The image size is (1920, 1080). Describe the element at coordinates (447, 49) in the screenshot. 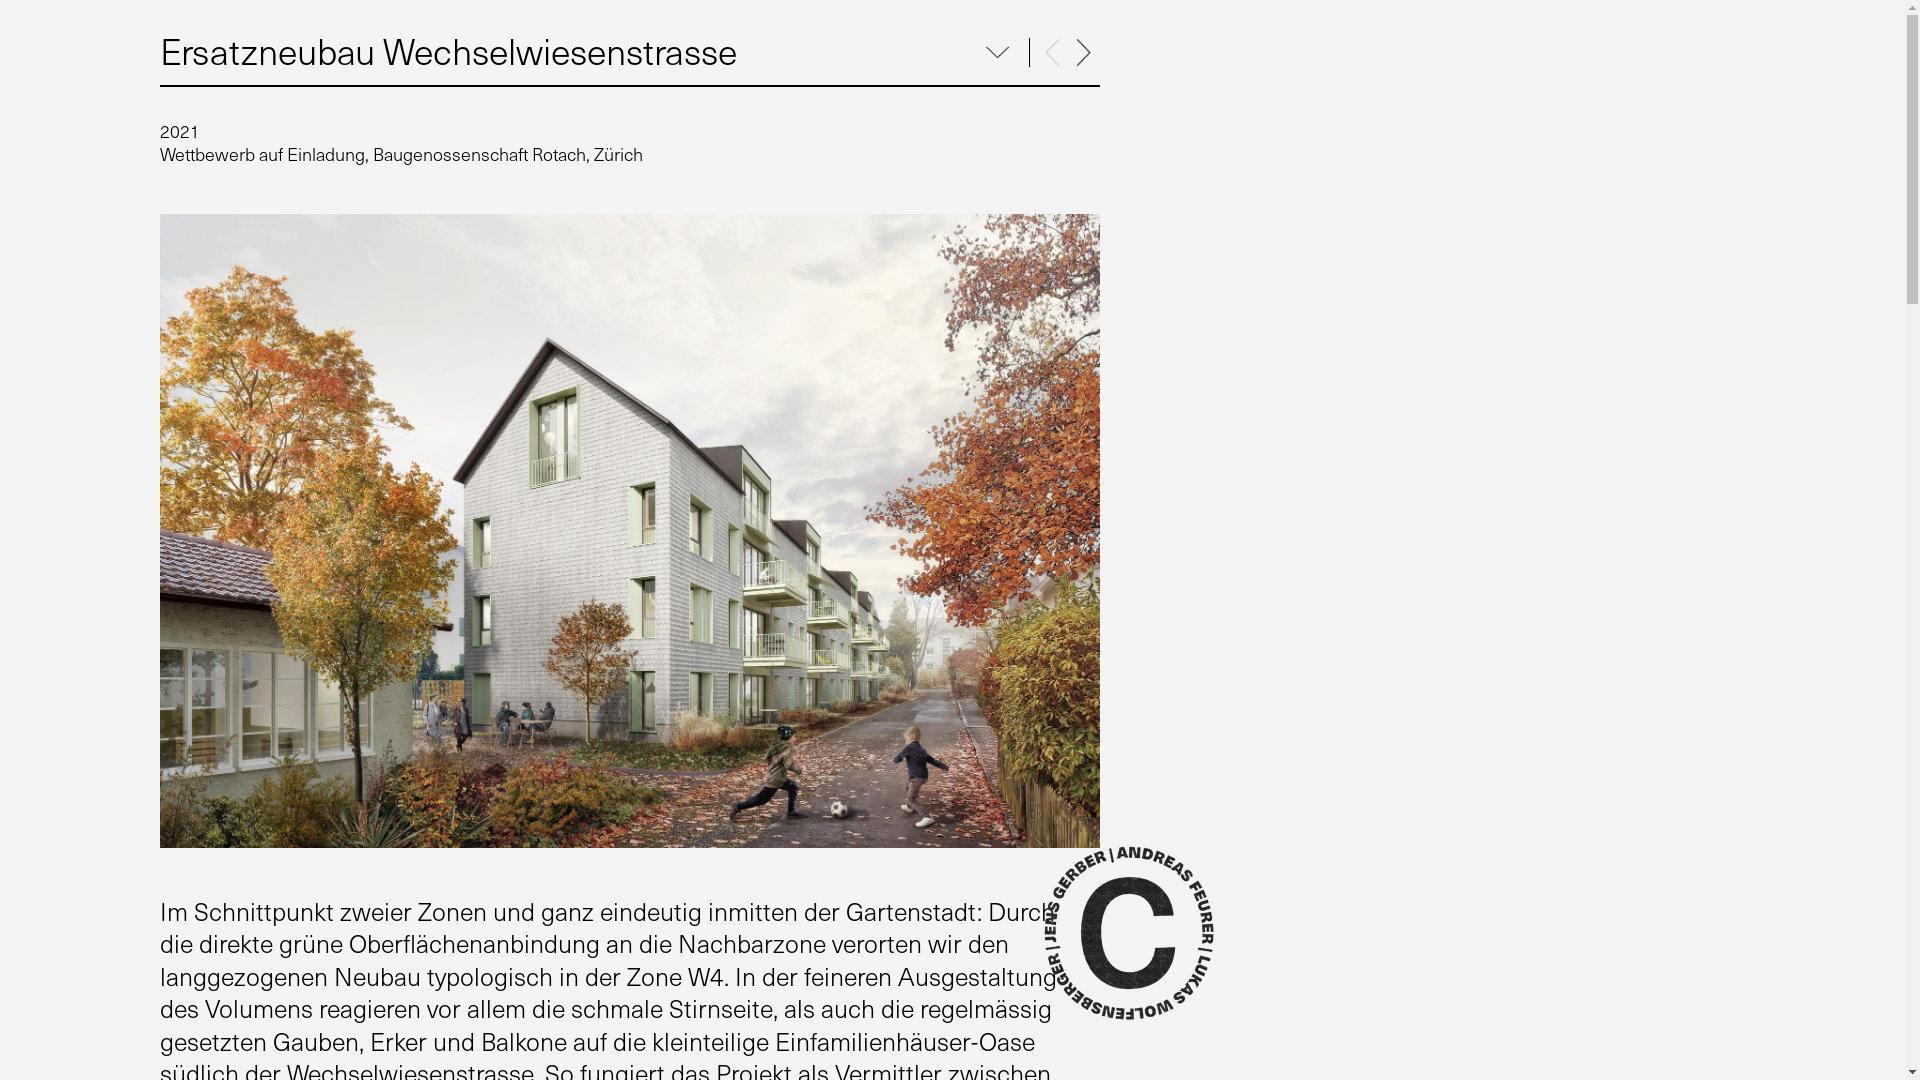

I see `'Ersatzneubau Wechselwiesenstrasse'` at that location.